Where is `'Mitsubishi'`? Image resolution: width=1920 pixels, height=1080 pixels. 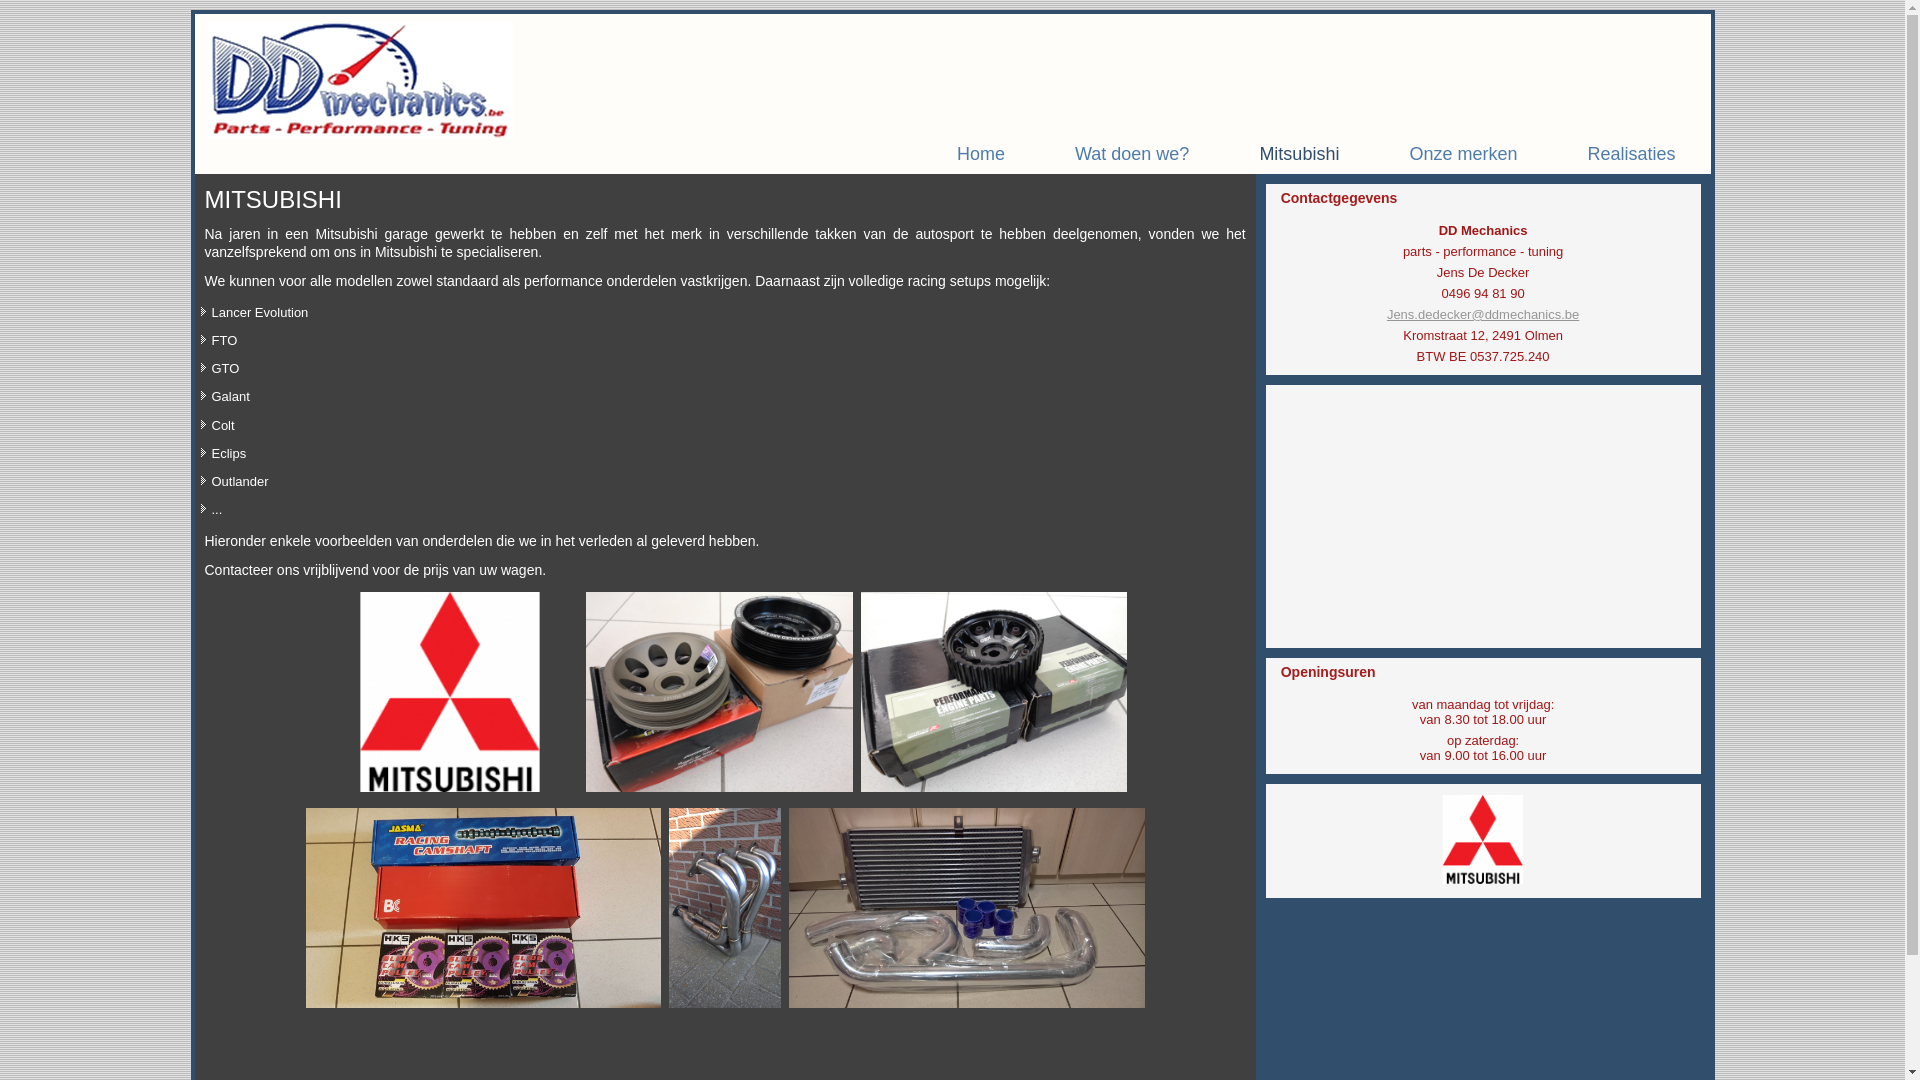 'Mitsubishi' is located at coordinates (1223, 153).